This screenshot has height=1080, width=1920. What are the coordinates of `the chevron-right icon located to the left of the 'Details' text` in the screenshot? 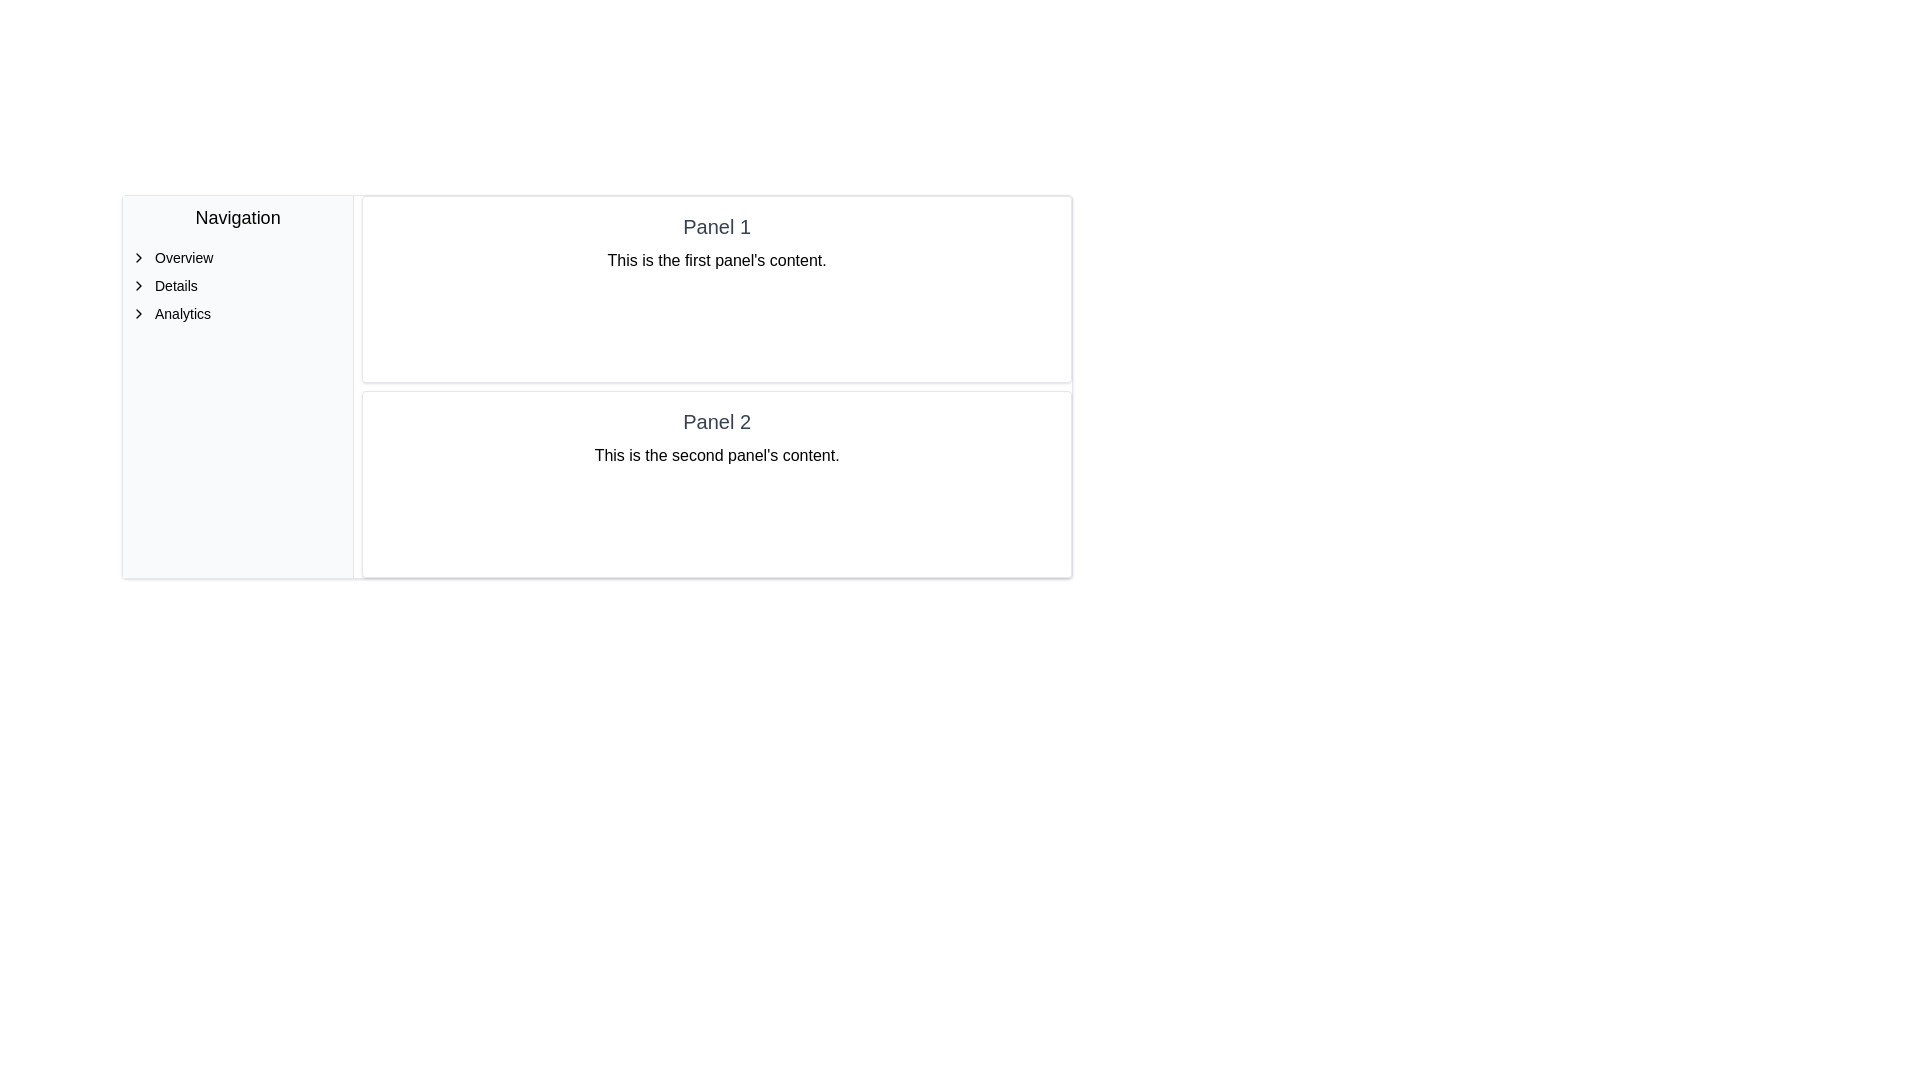 It's located at (138, 285).